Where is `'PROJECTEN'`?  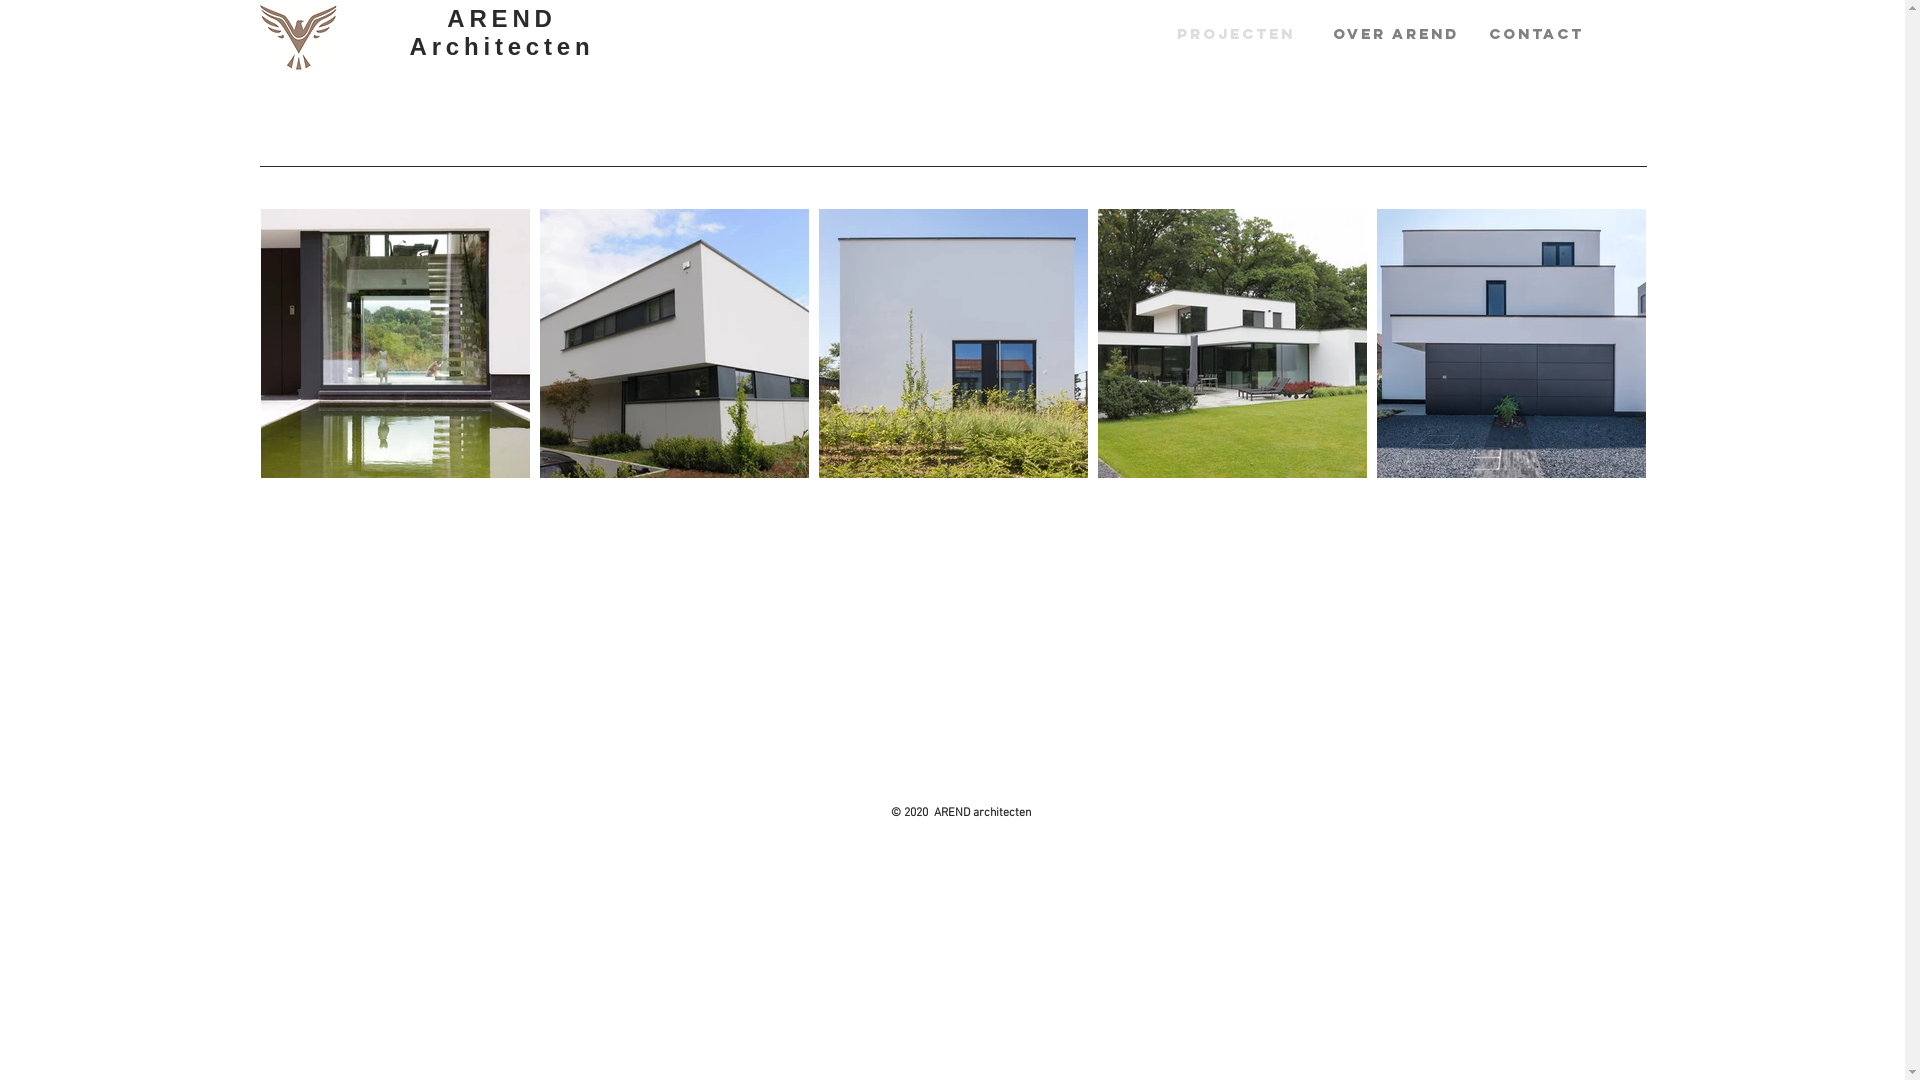 'PROJECTEN' is located at coordinates (1238, 33).